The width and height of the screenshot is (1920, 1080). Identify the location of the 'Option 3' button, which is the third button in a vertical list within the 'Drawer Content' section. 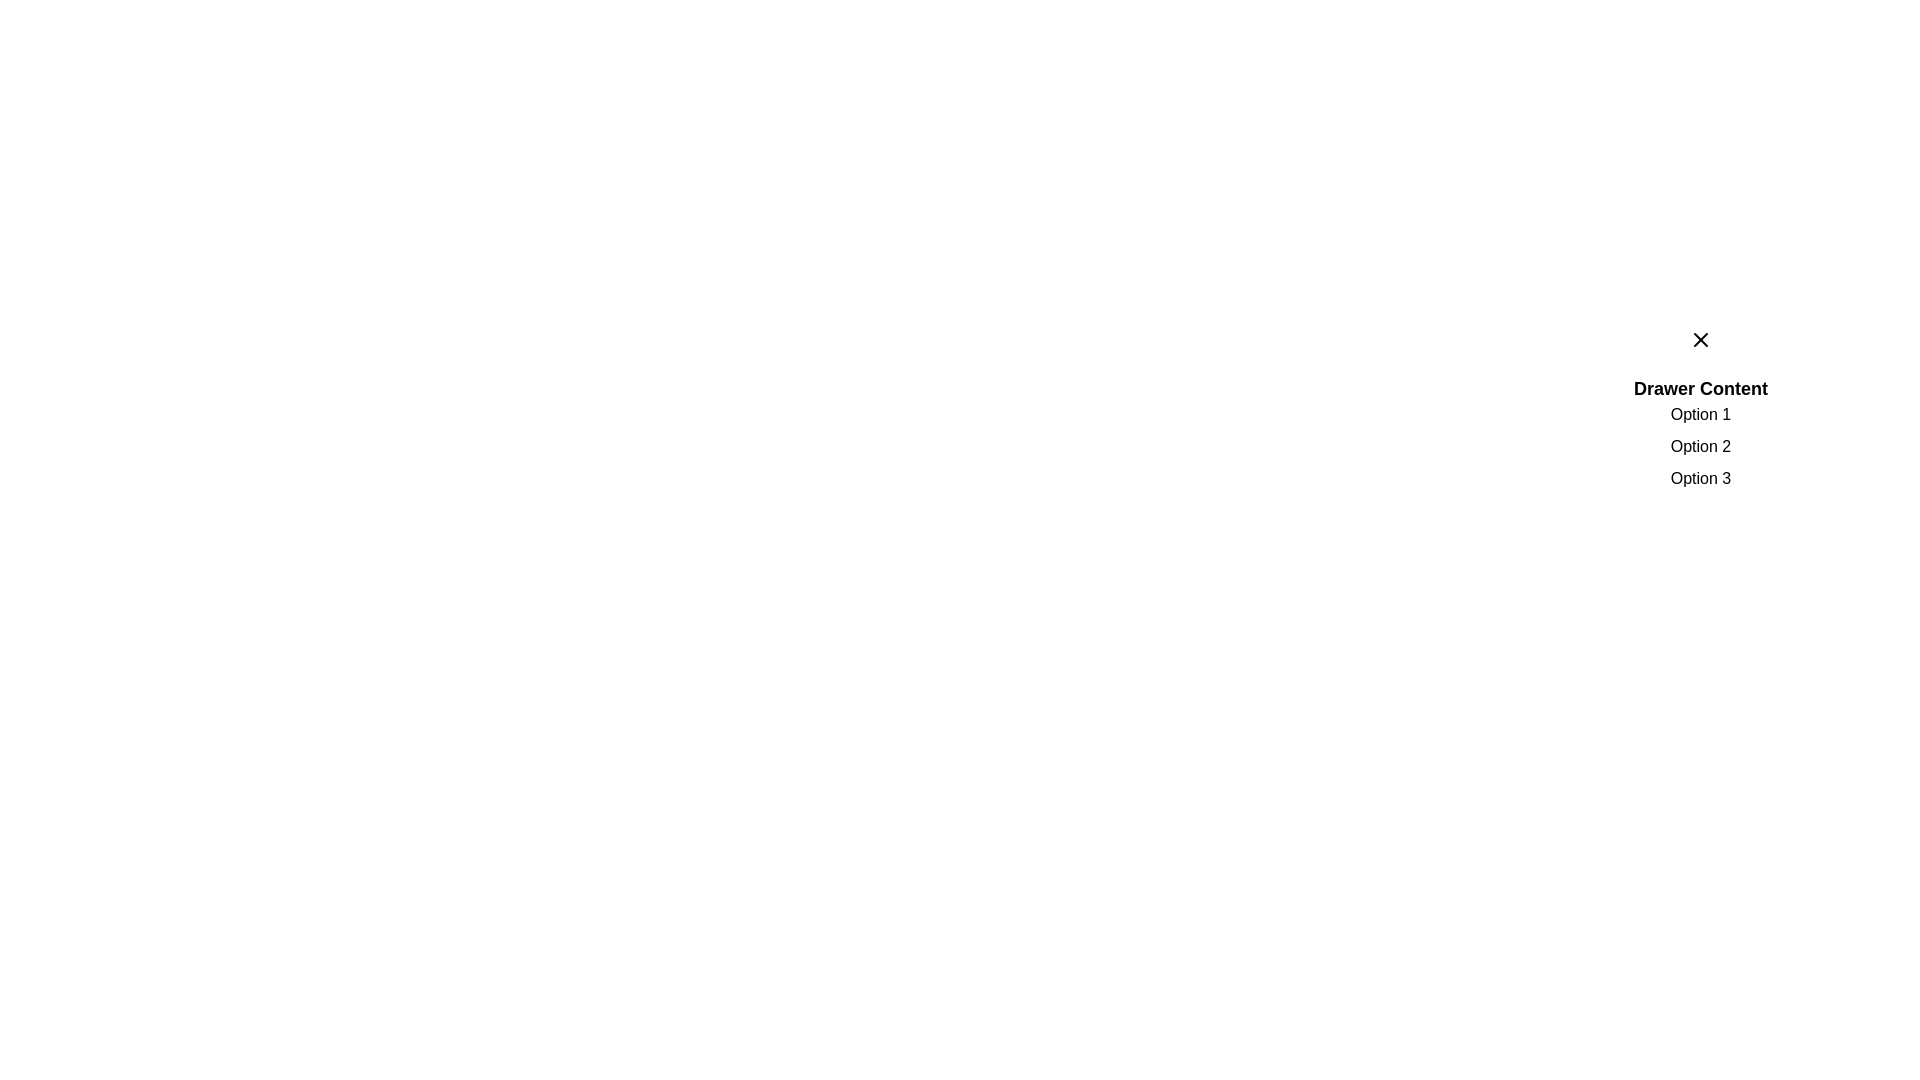
(1699, 478).